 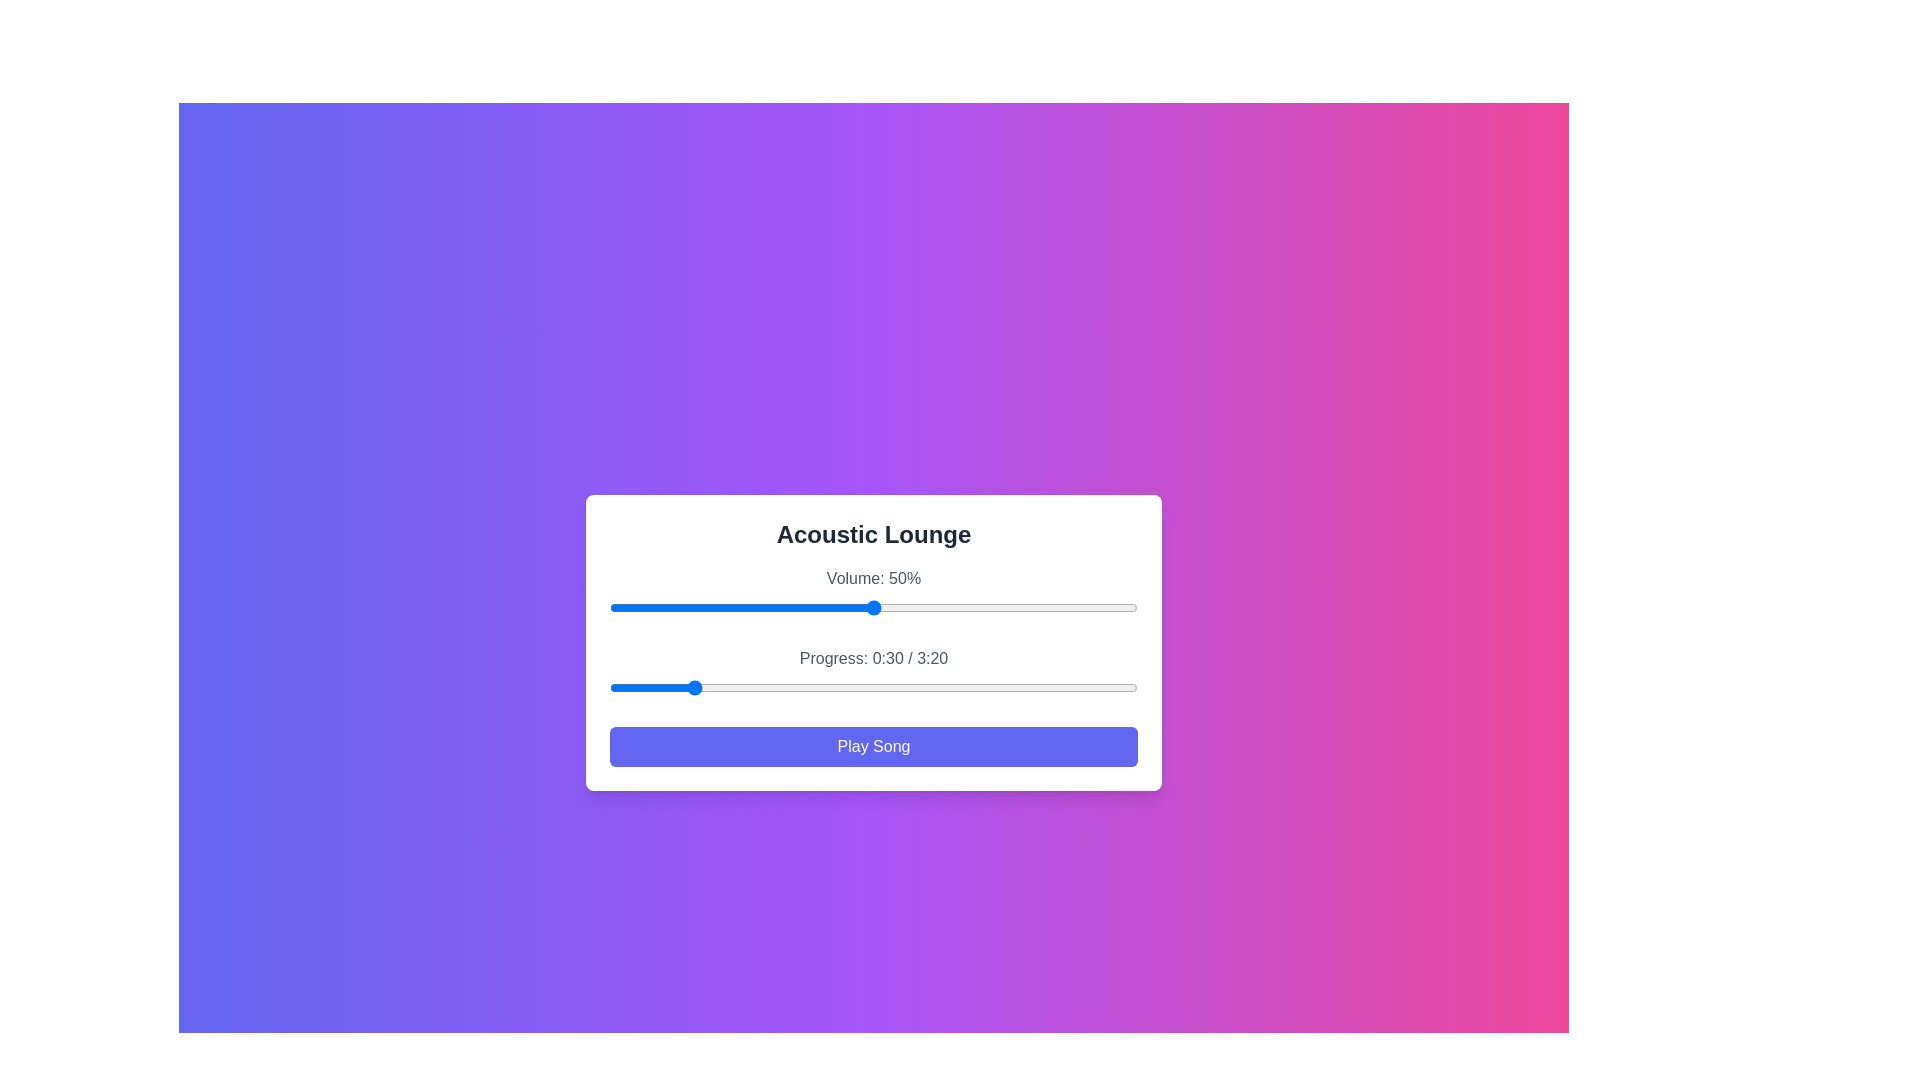 What do you see at coordinates (931, 607) in the screenshot?
I see `the volume to 61% by interacting with the slider` at bounding box center [931, 607].